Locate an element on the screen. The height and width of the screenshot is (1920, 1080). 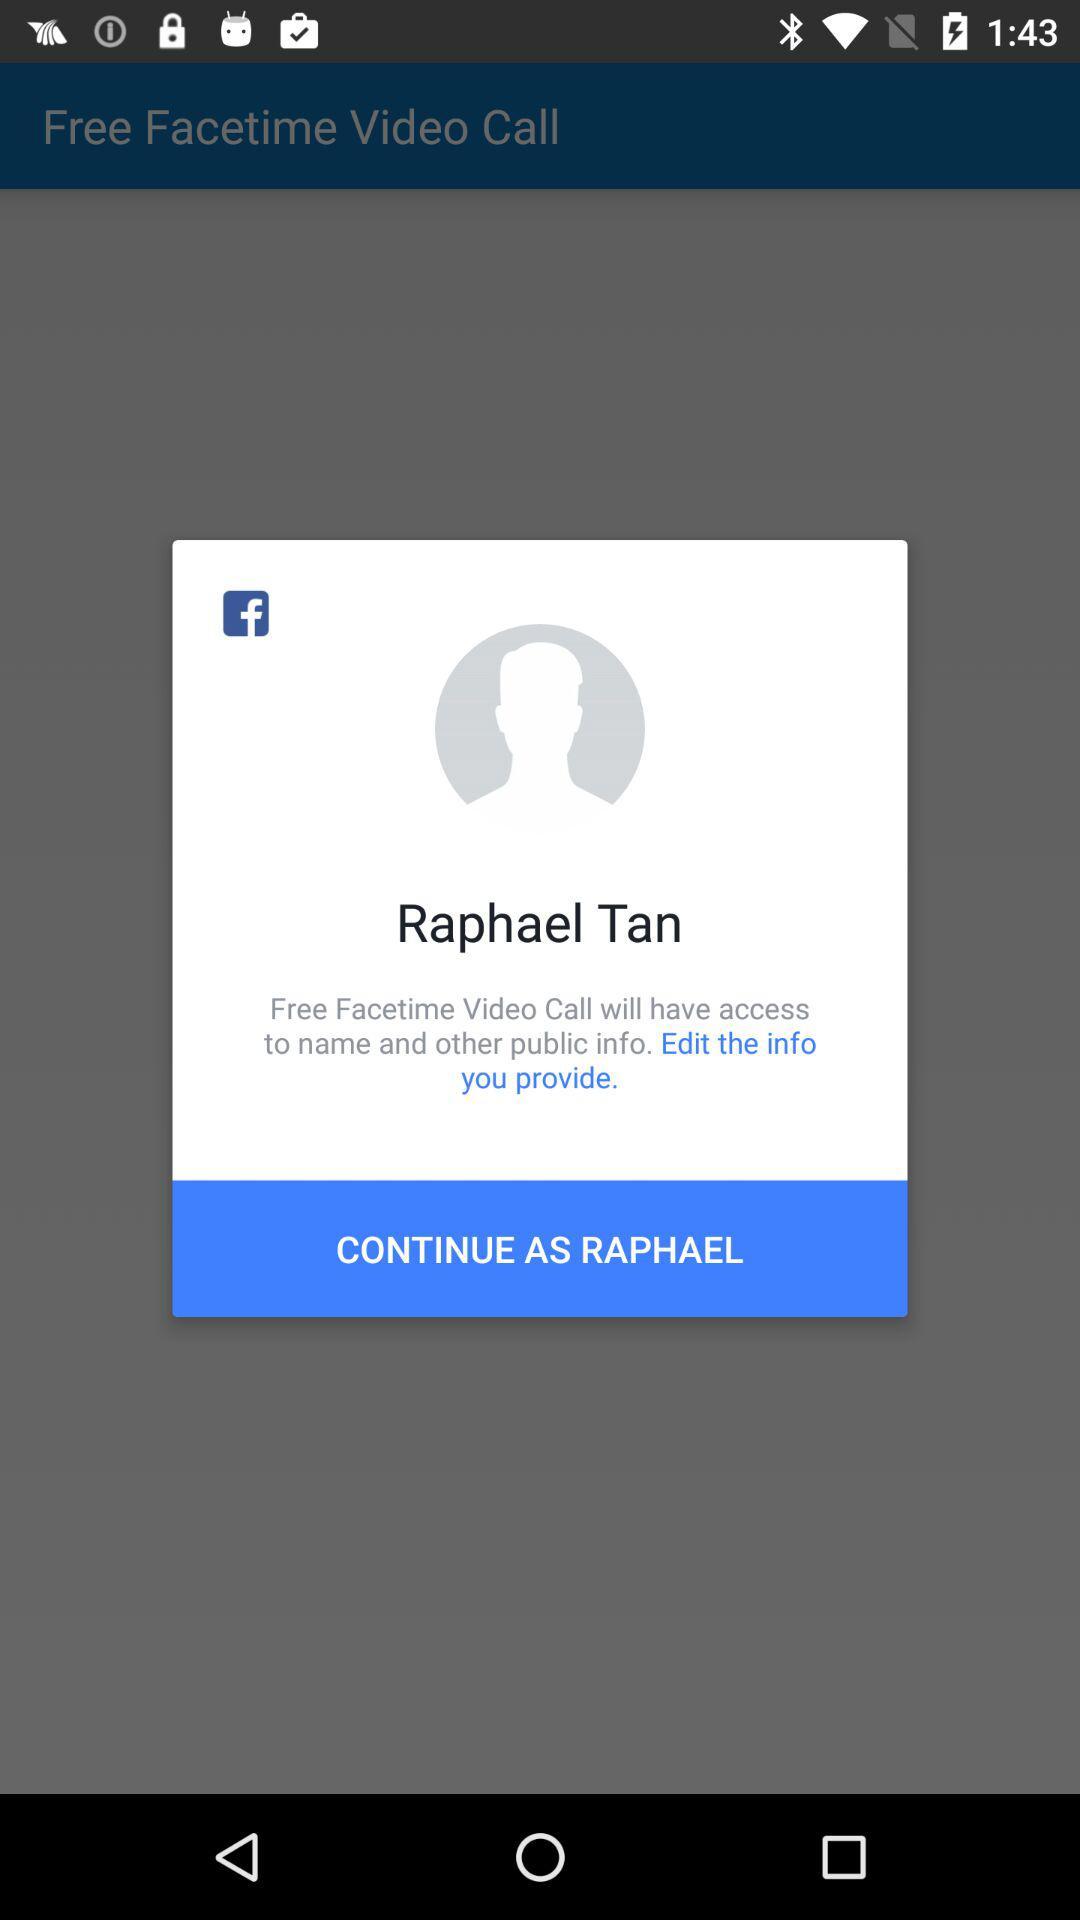
the item below the free facetime video item is located at coordinates (540, 1247).